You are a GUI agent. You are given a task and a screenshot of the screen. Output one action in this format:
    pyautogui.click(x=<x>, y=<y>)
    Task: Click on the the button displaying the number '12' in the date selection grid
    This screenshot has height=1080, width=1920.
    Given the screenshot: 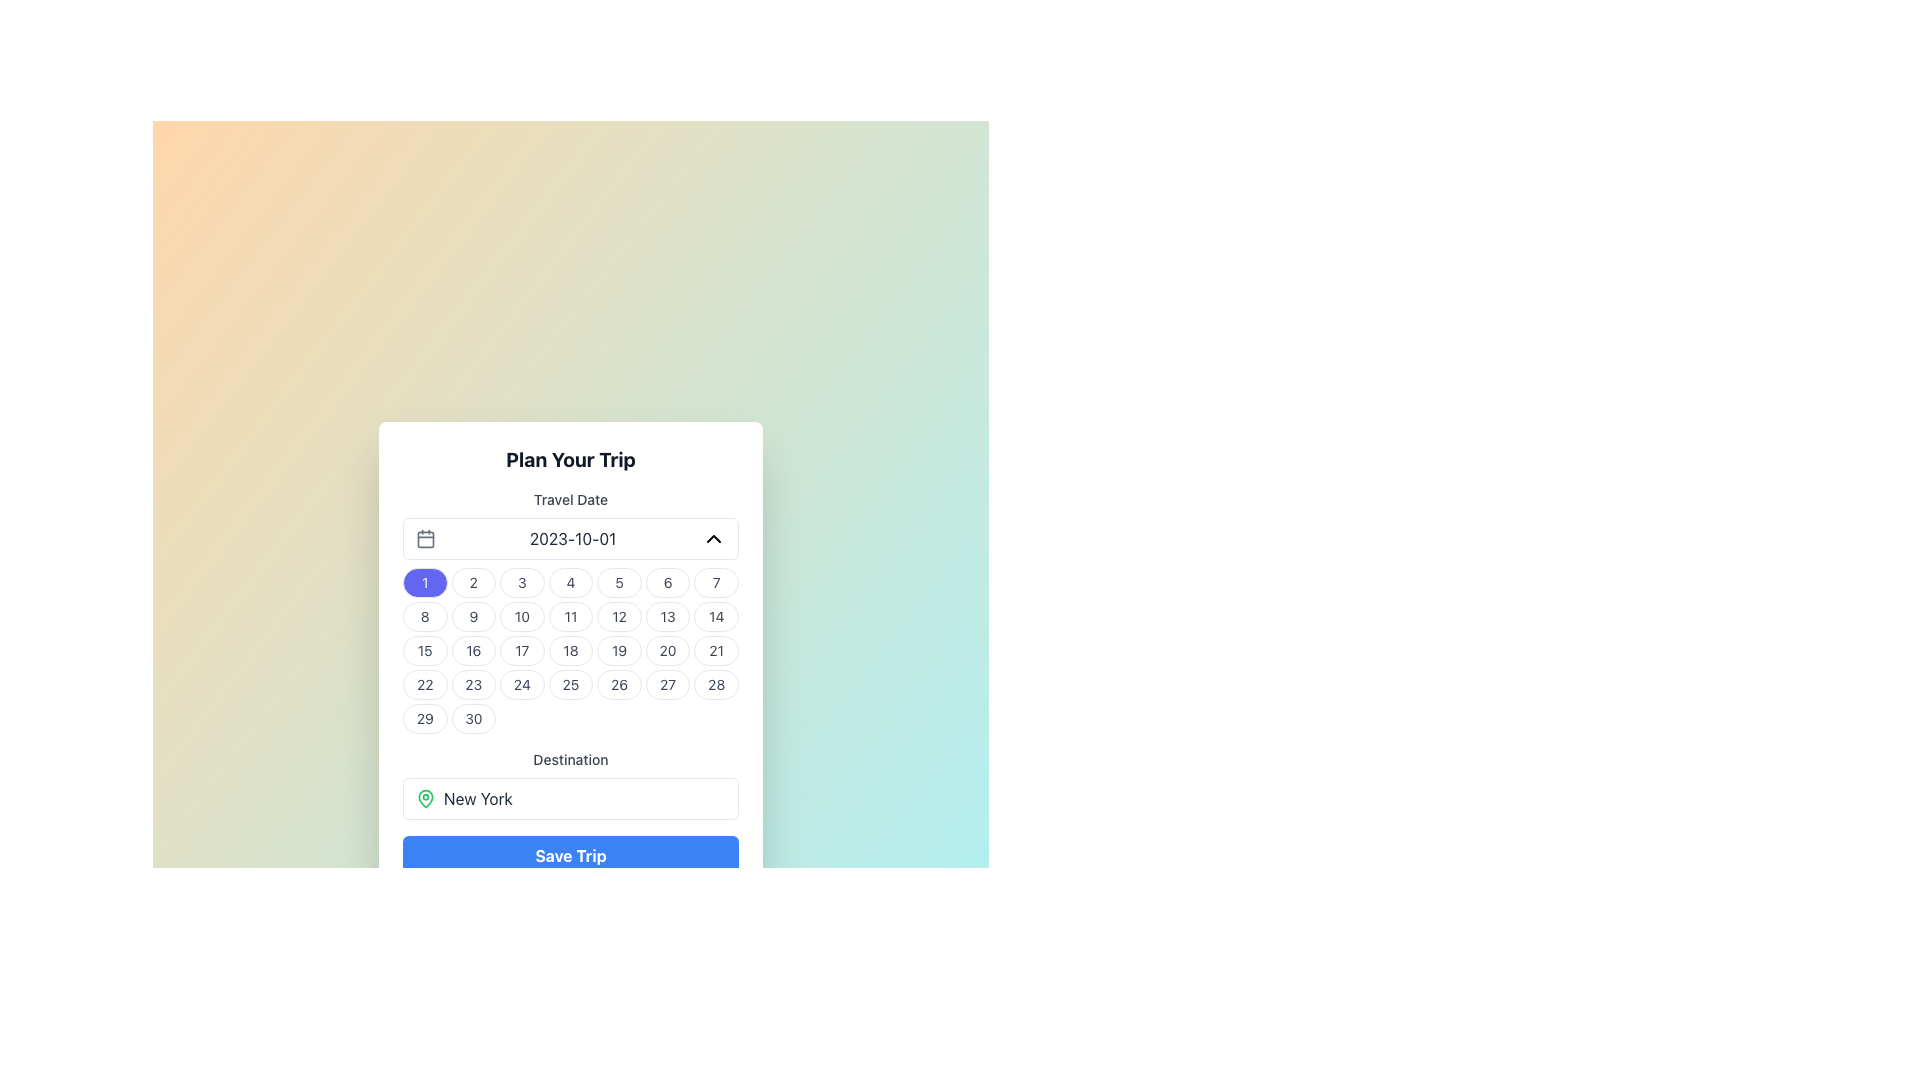 What is the action you would take?
    pyautogui.click(x=618, y=616)
    